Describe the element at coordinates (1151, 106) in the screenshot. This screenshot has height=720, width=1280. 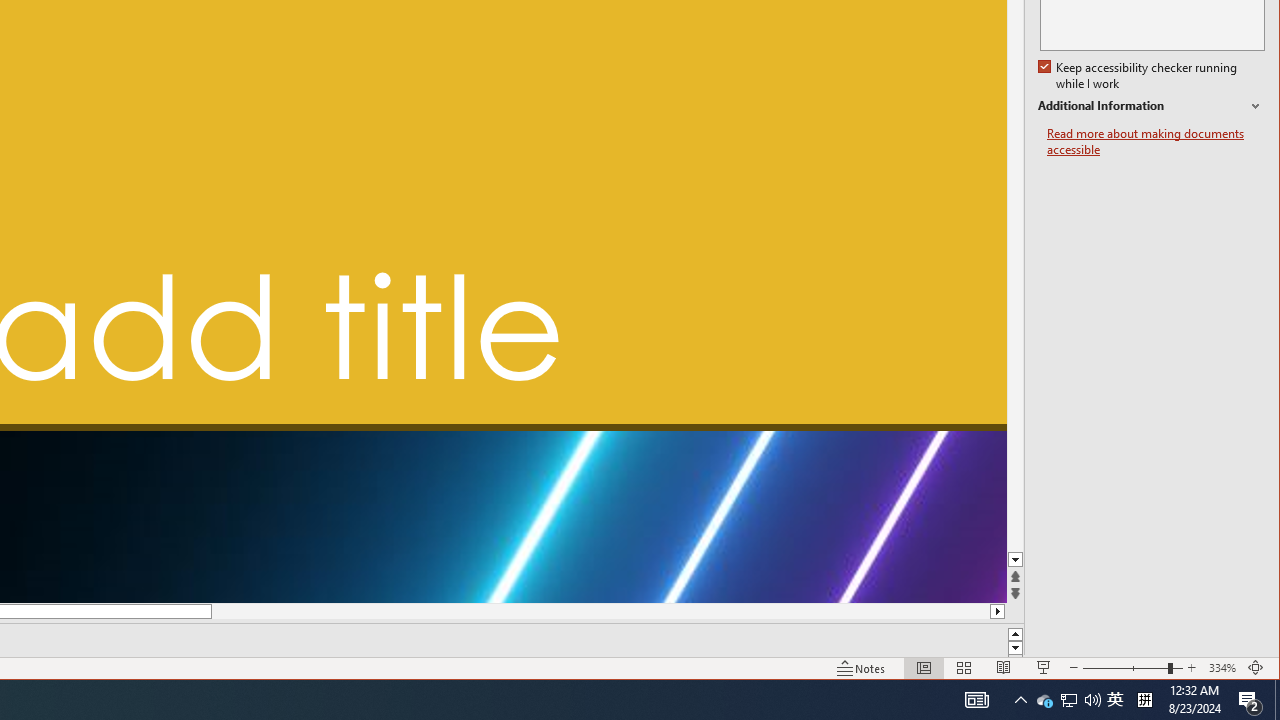
I see `'Additional Information'` at that location.